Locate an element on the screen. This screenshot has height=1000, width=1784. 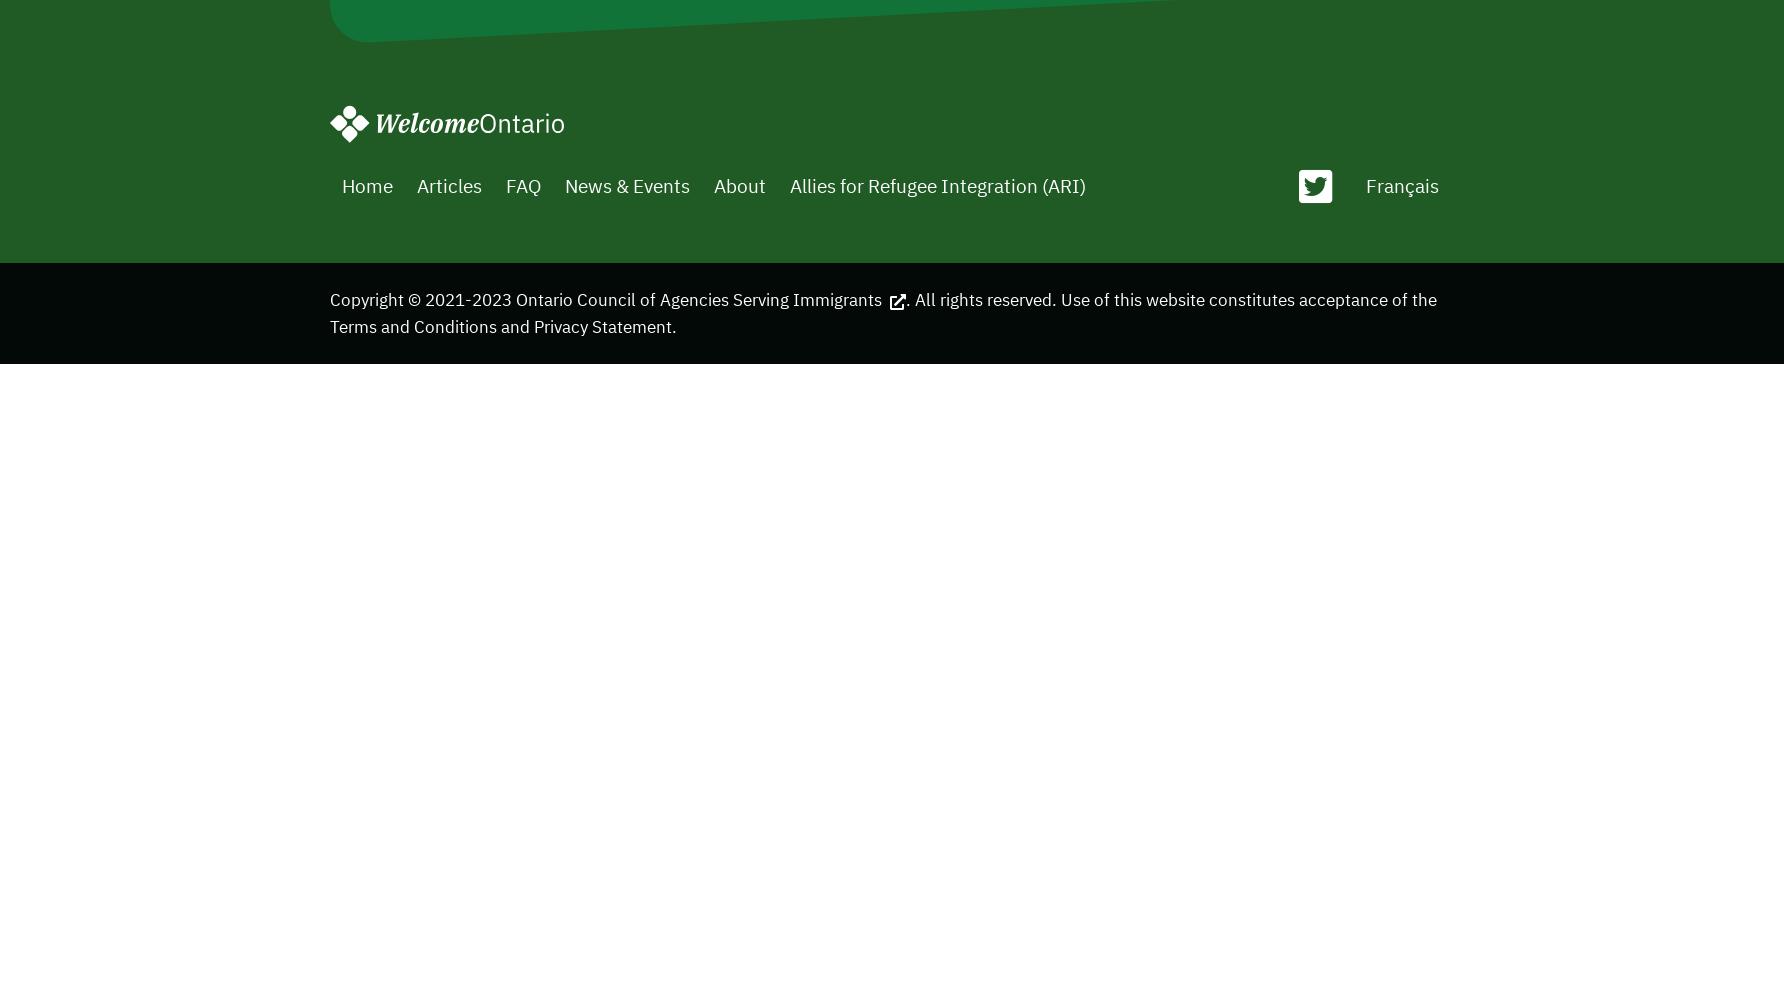
'. All rights reserved. Use of this website constitutes acceptance of the' is located at coordinates (1170, 299).